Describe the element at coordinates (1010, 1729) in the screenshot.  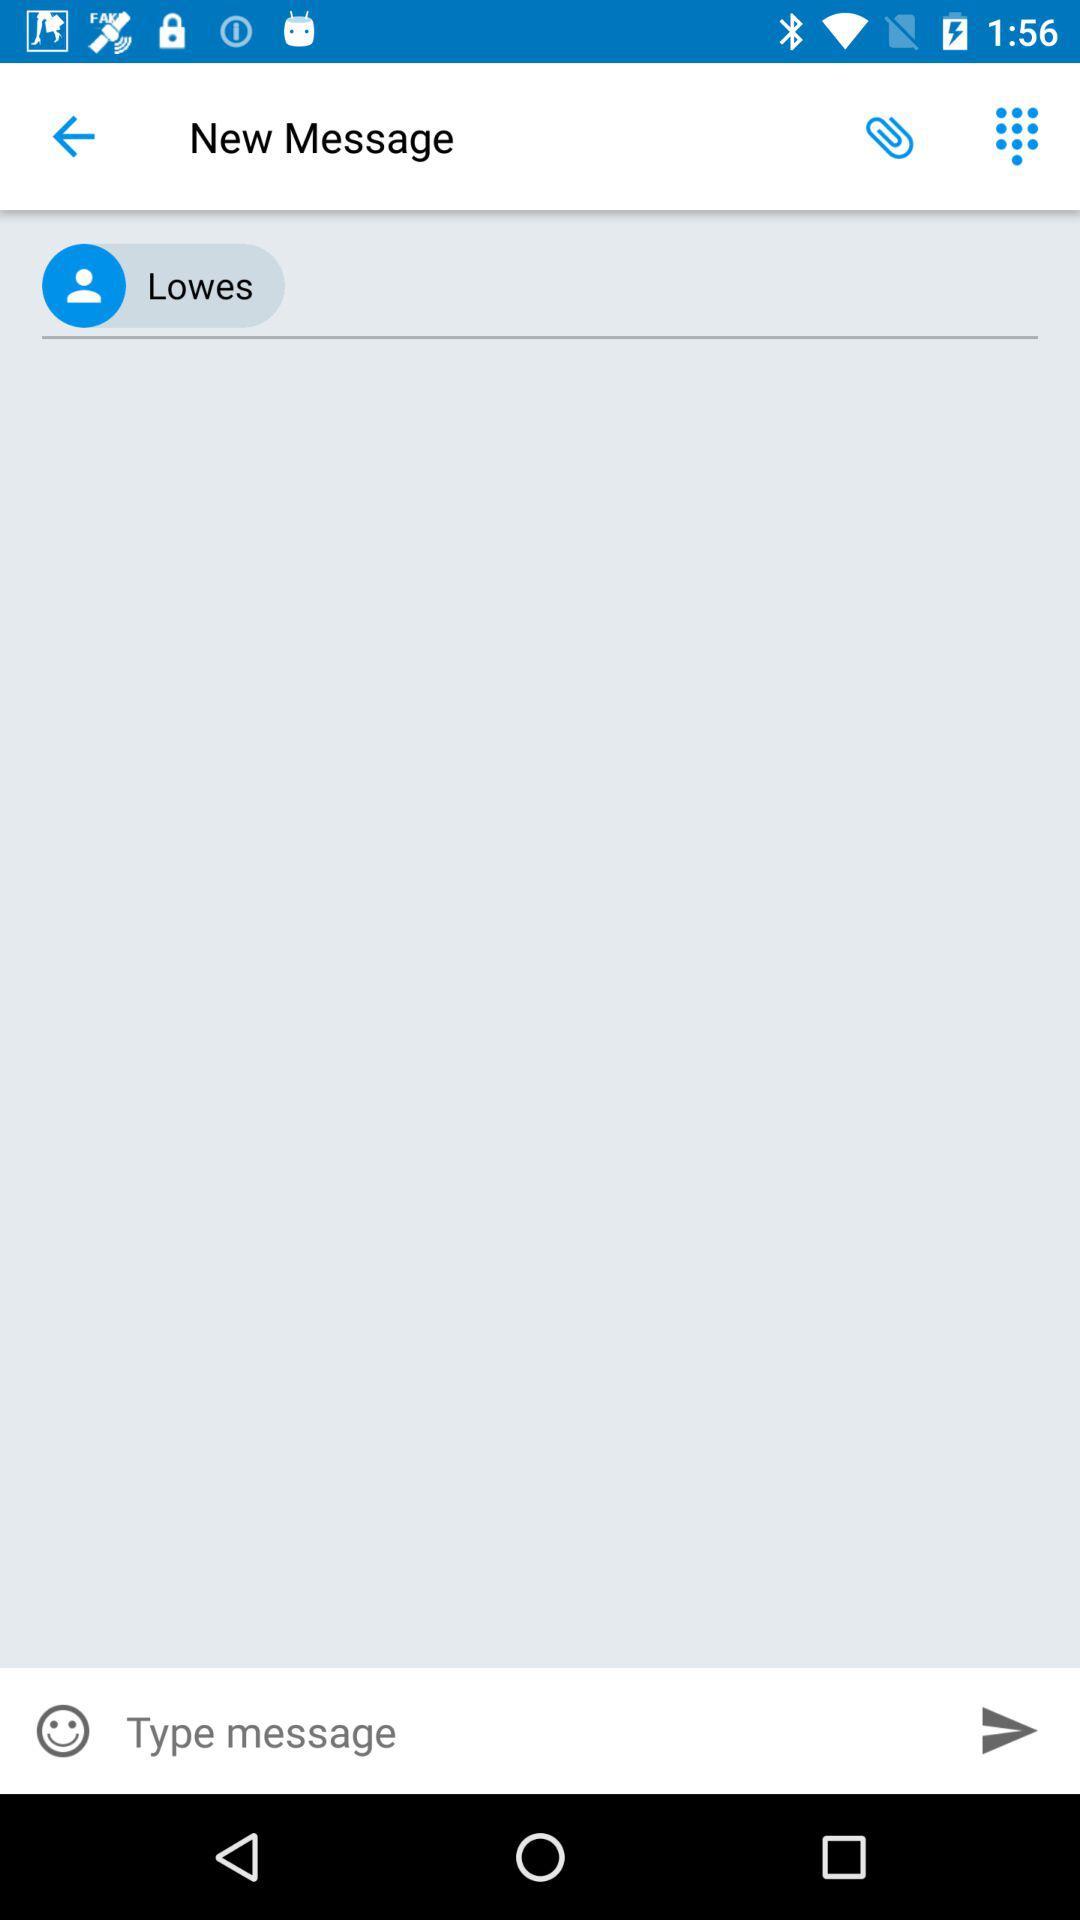
I see `the item at the bottom right corner` at that location.